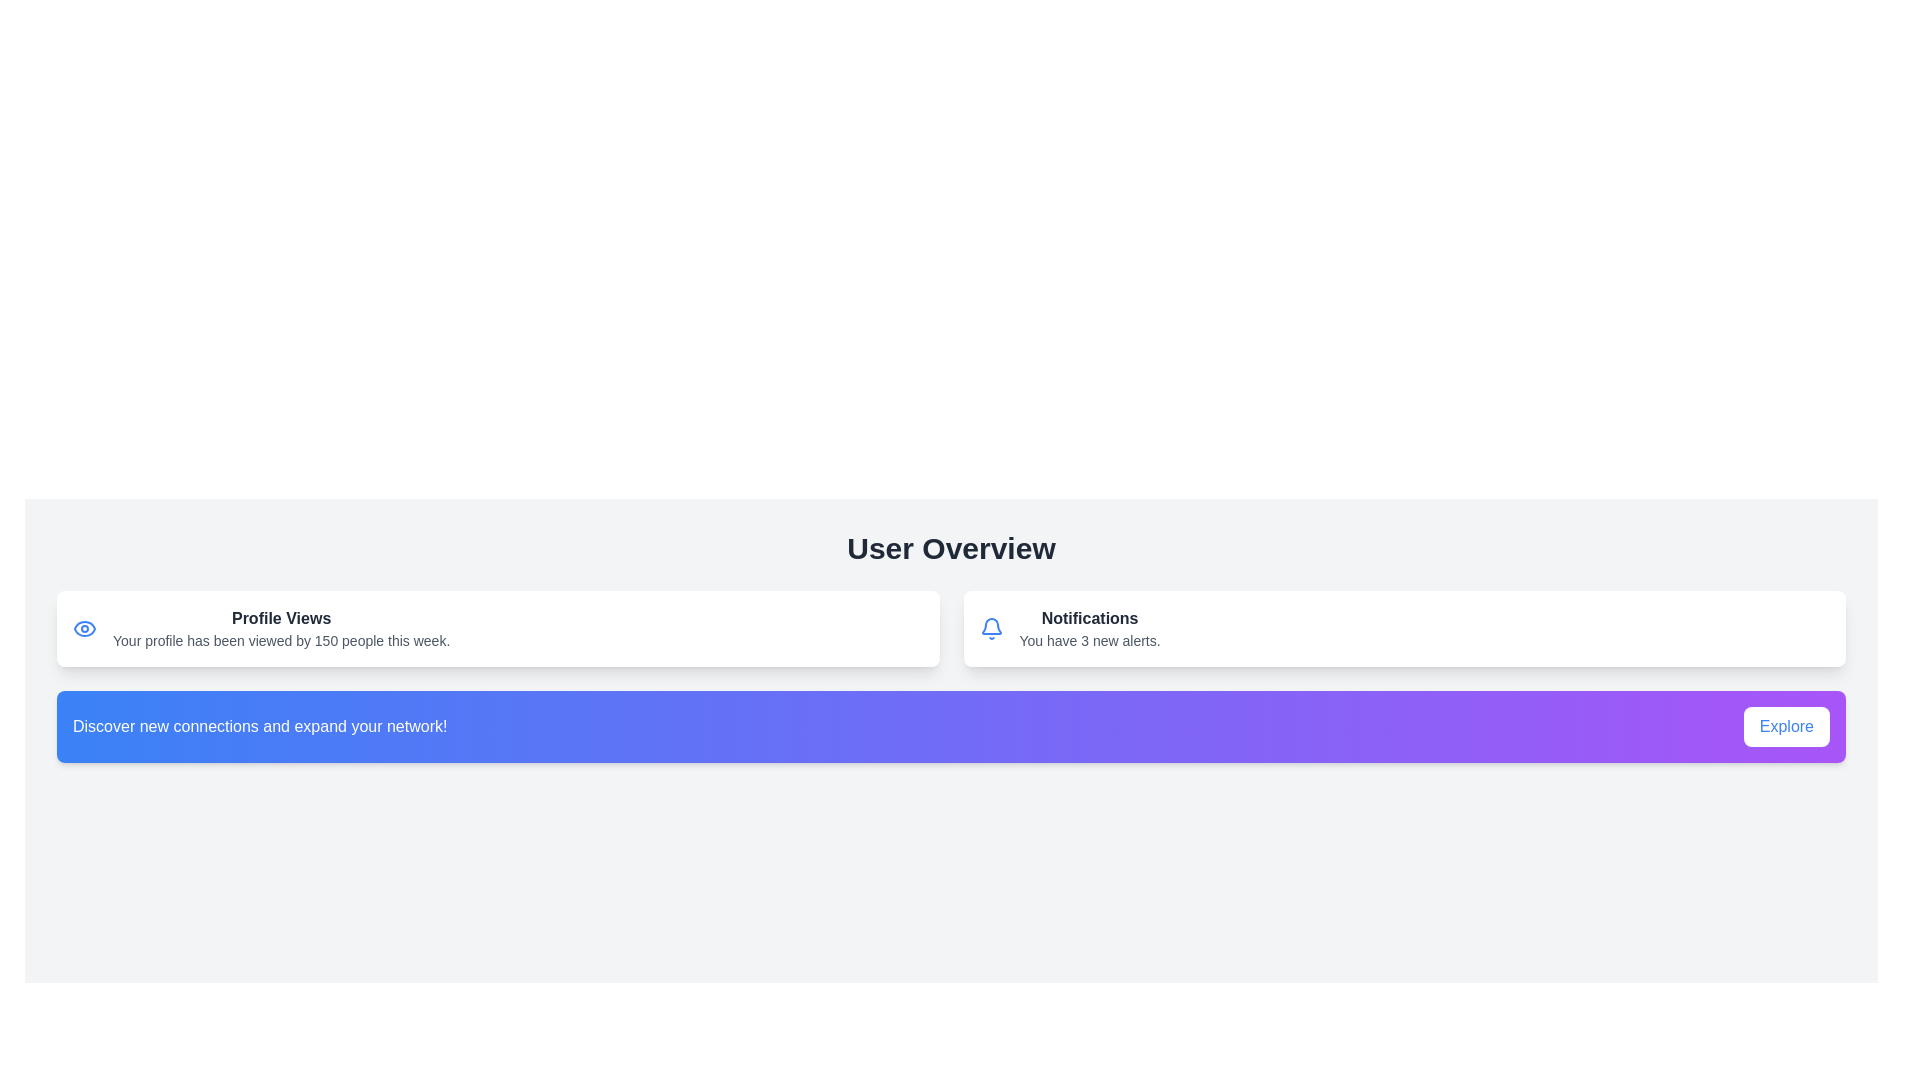  I want to click on text from the Text Label located at the top of the second card on the right beneath the 'User Overview' header, which provides contextual information about notifications, so click(1088, 617).